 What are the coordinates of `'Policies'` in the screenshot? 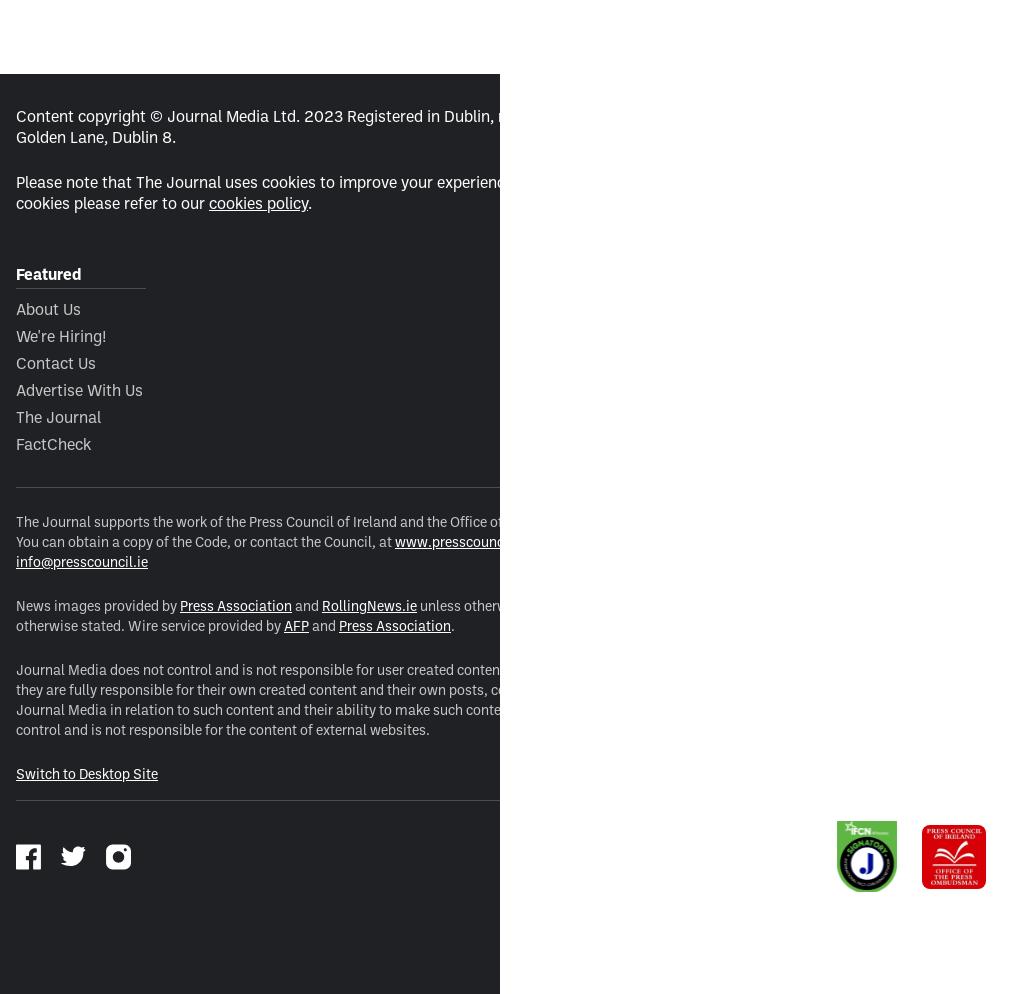 It's located at (530, 273).